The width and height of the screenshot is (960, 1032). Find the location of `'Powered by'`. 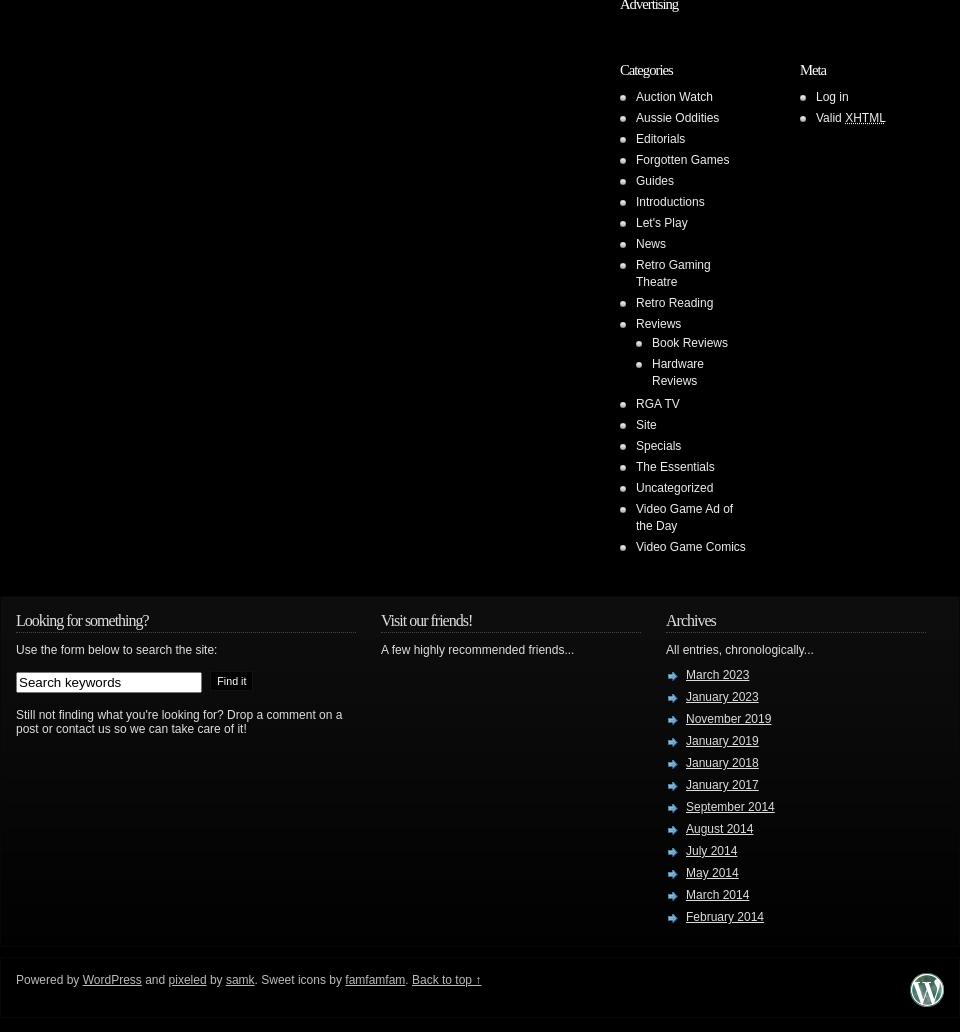

'Powered by' is located at coordinates (47, 978).